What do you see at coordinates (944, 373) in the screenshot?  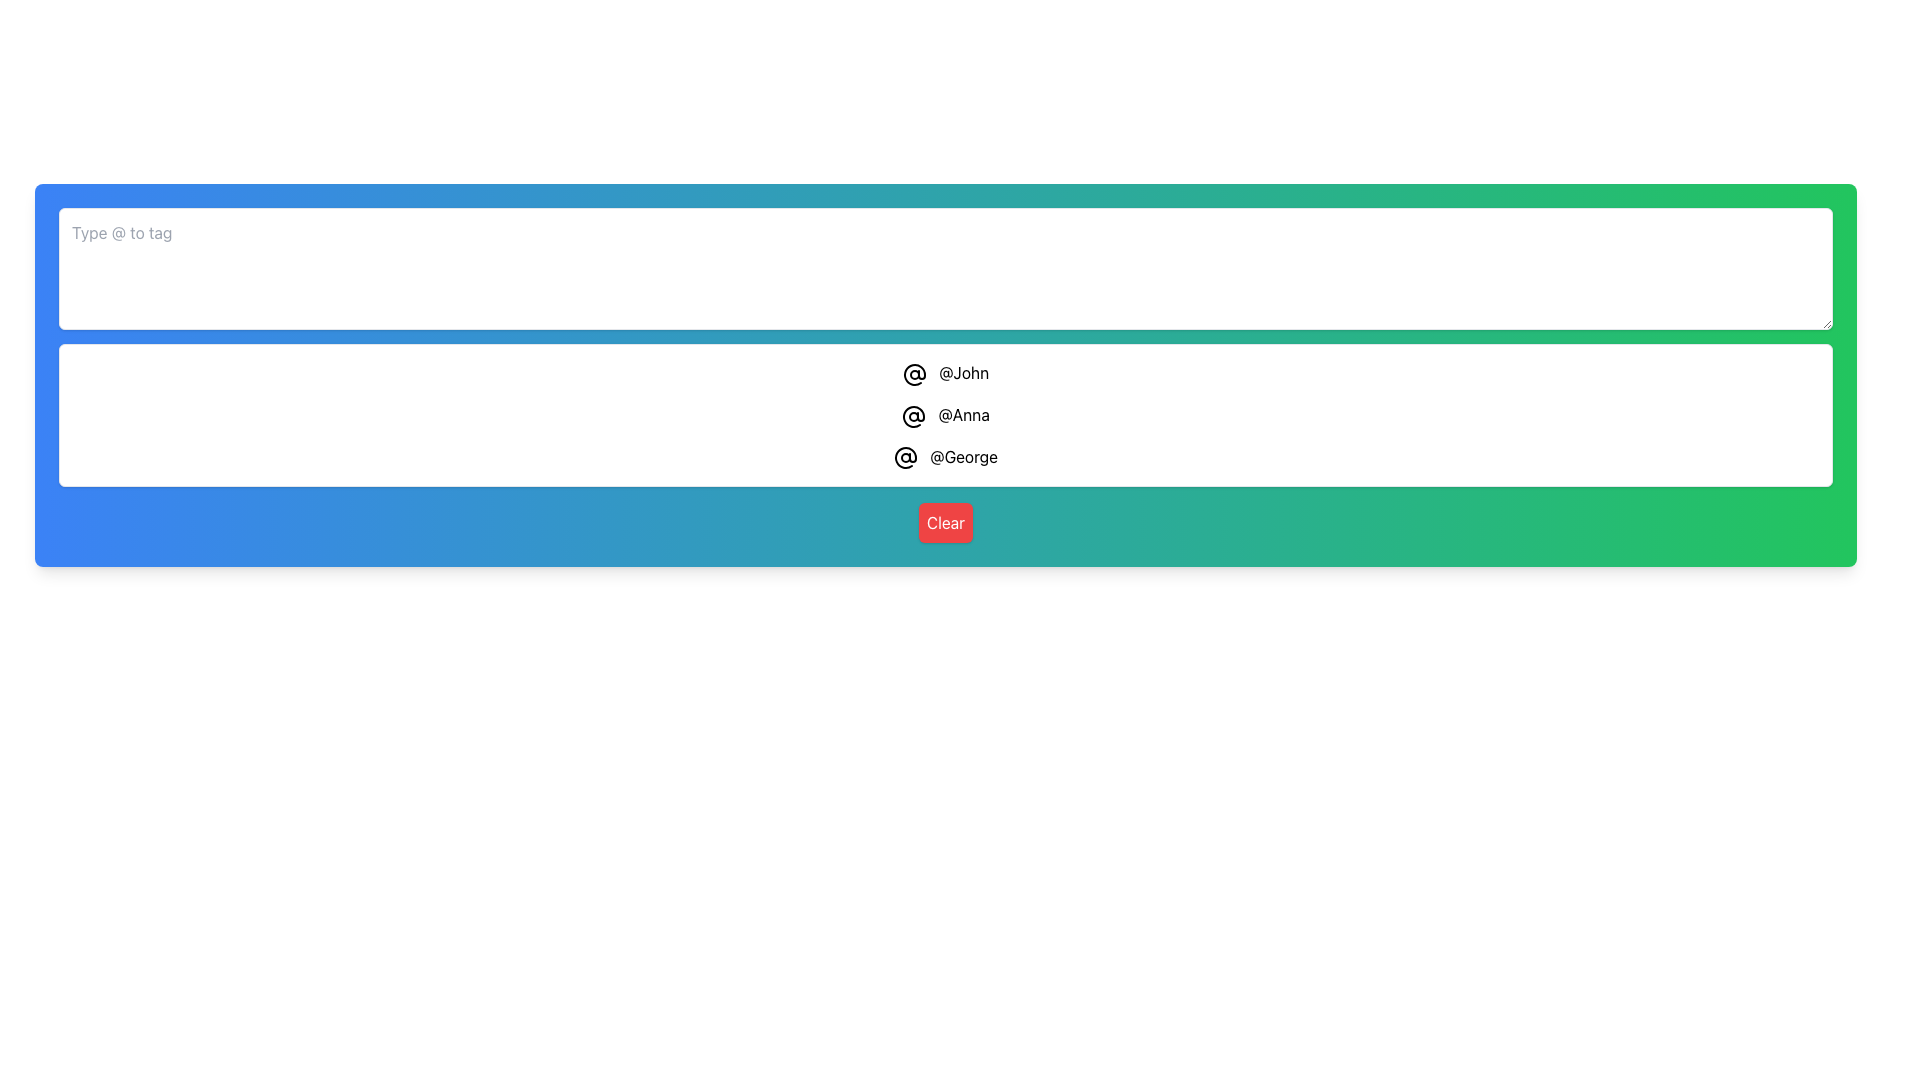 I see `the first selectable username item '@John' in the vertical list of usernames` at bounding box center [944, 373].